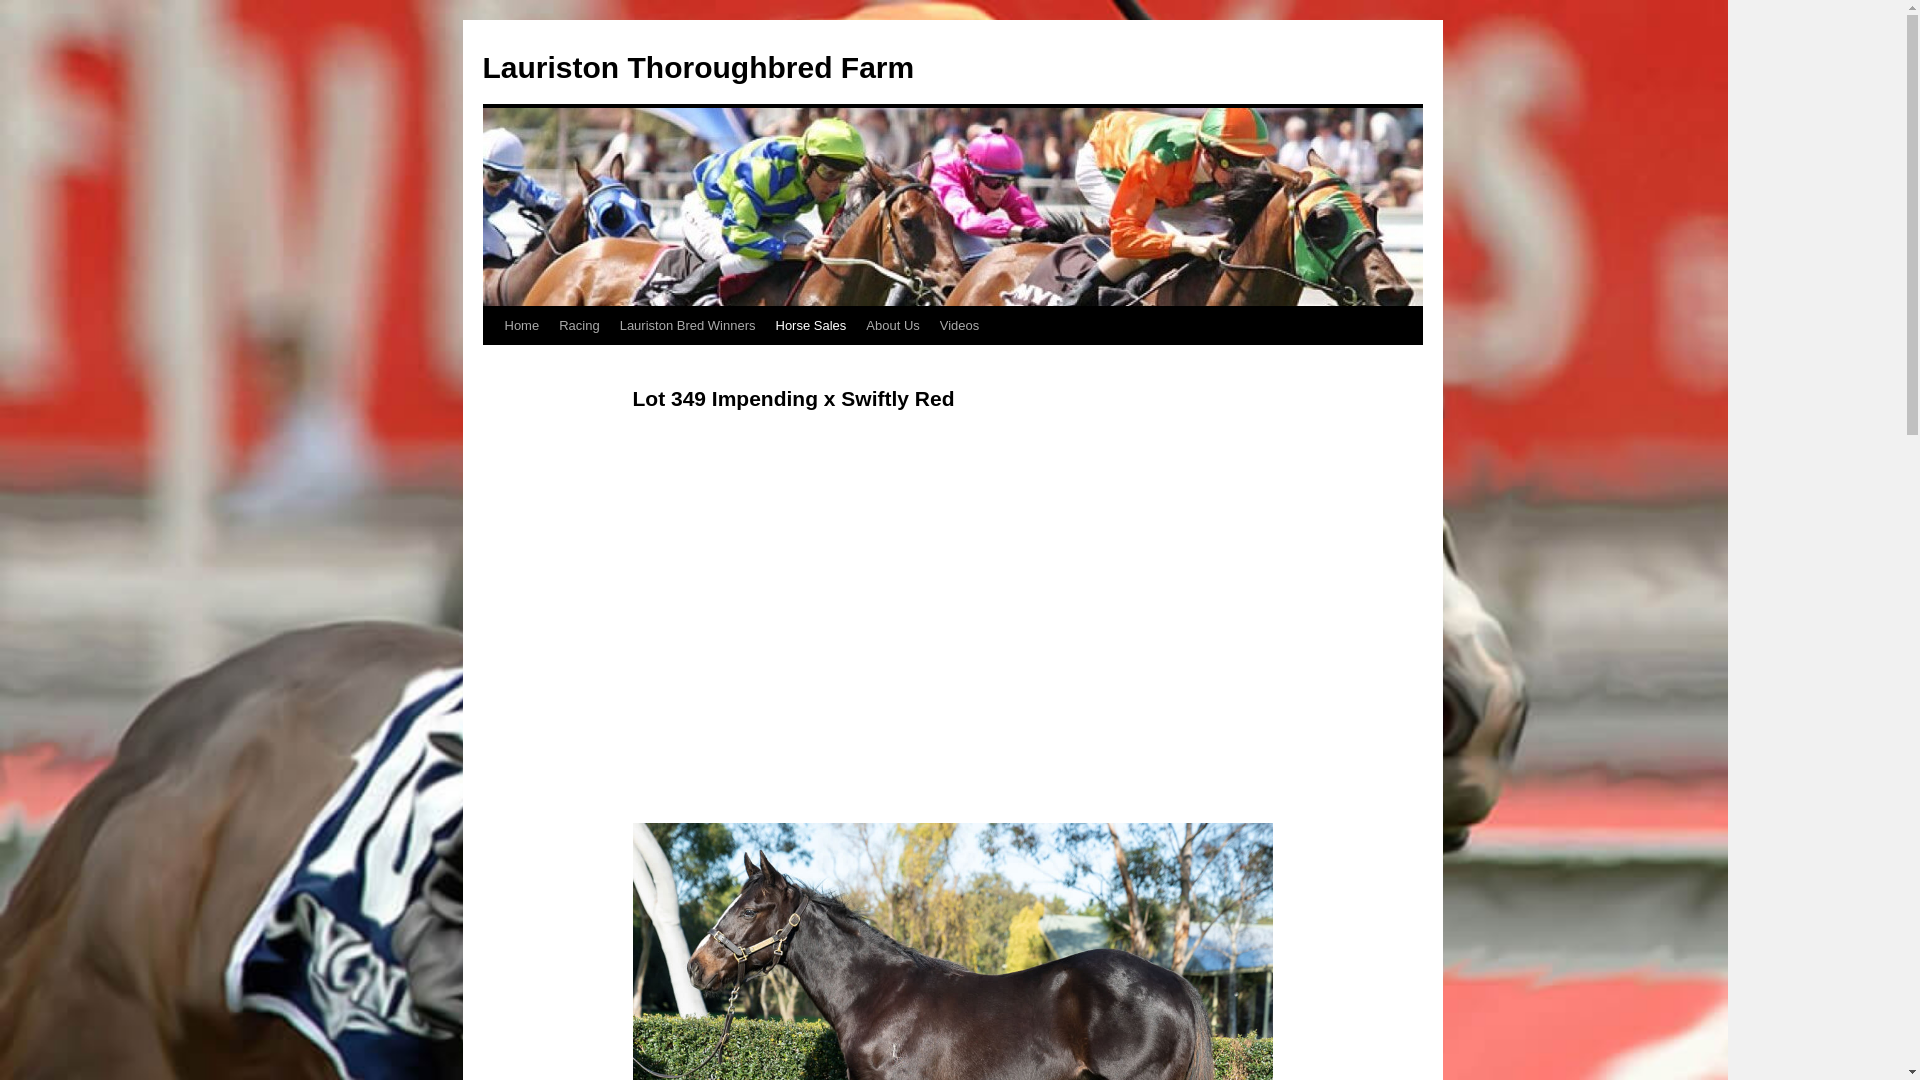 The image size is (1920, 1080). What do you see at coordinates (811, 325) in the screenshot?
I see `'Horse Sales'` at bounding box center [811, 325].